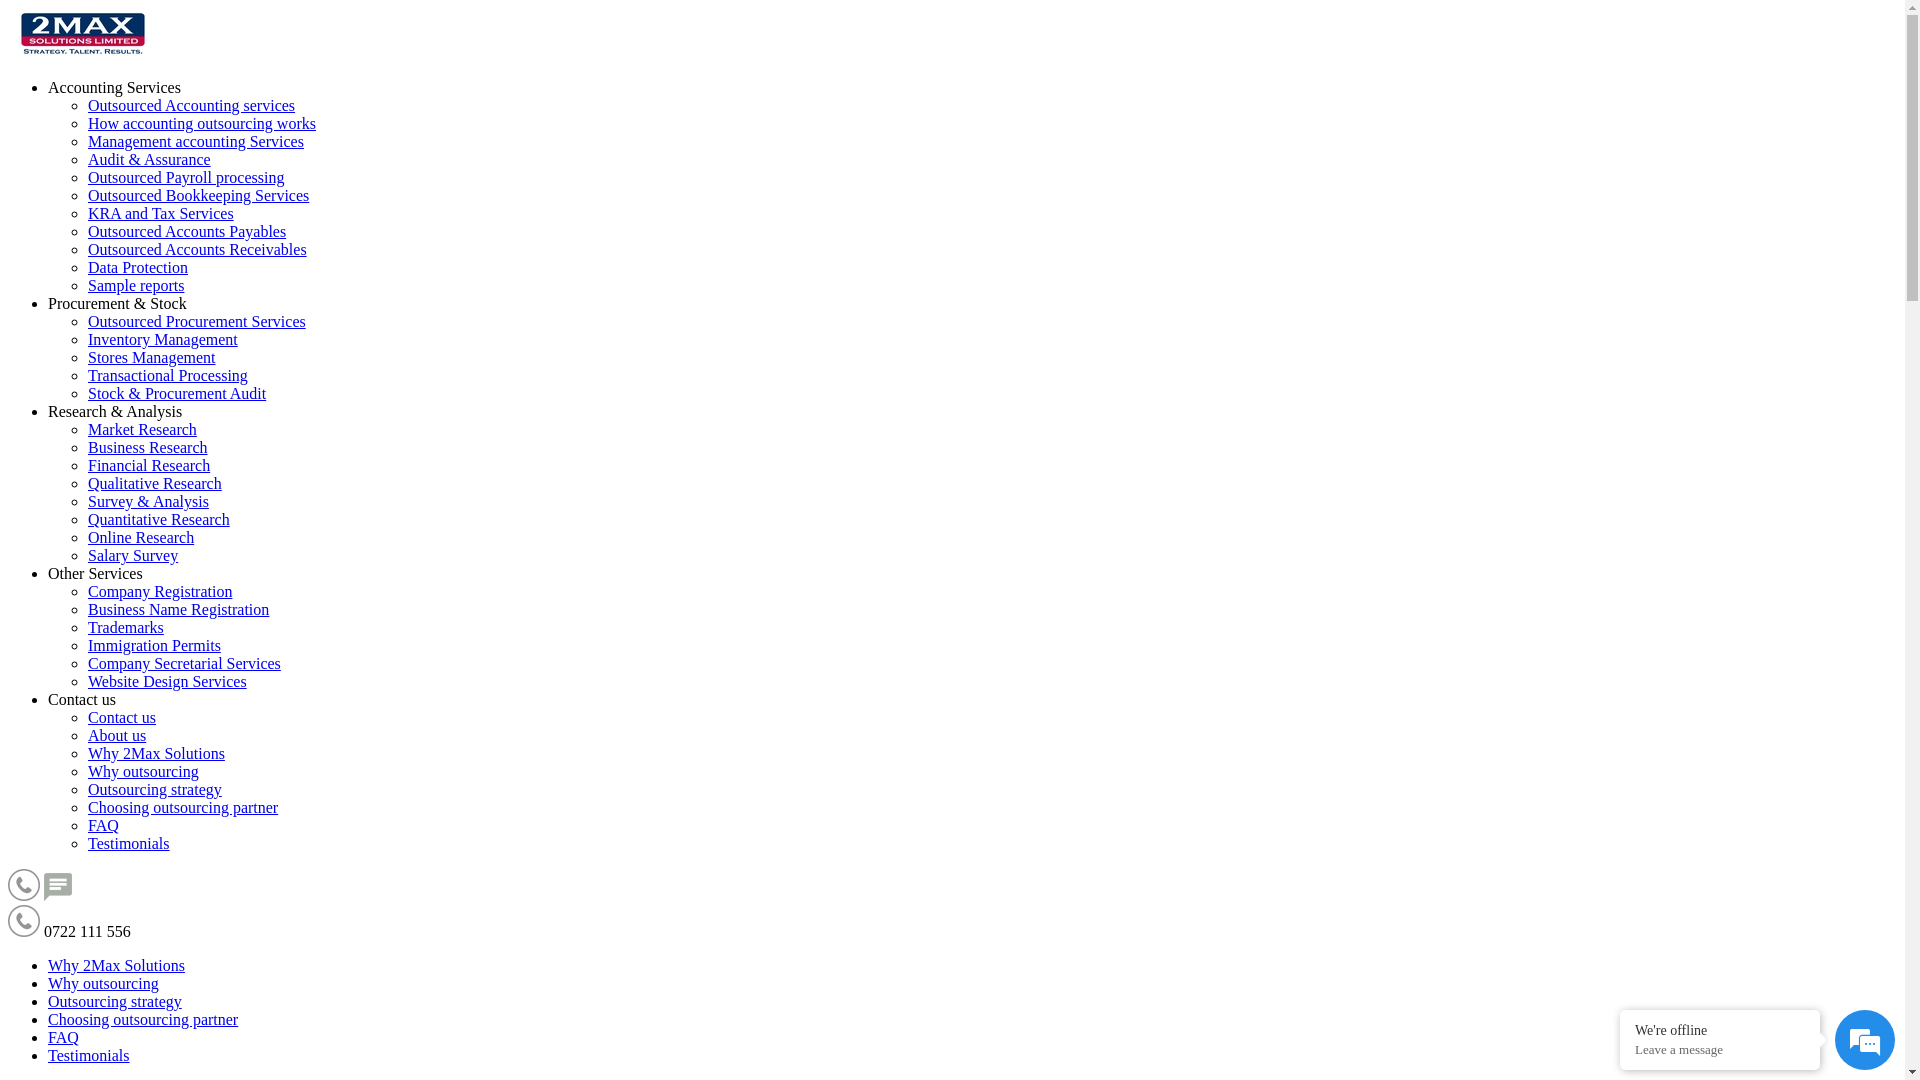 This screenshot has height=1080, width=1920. Describe the element at coordinates (158, 590) in the screenshot. I see `'Company Registration'` at that location.